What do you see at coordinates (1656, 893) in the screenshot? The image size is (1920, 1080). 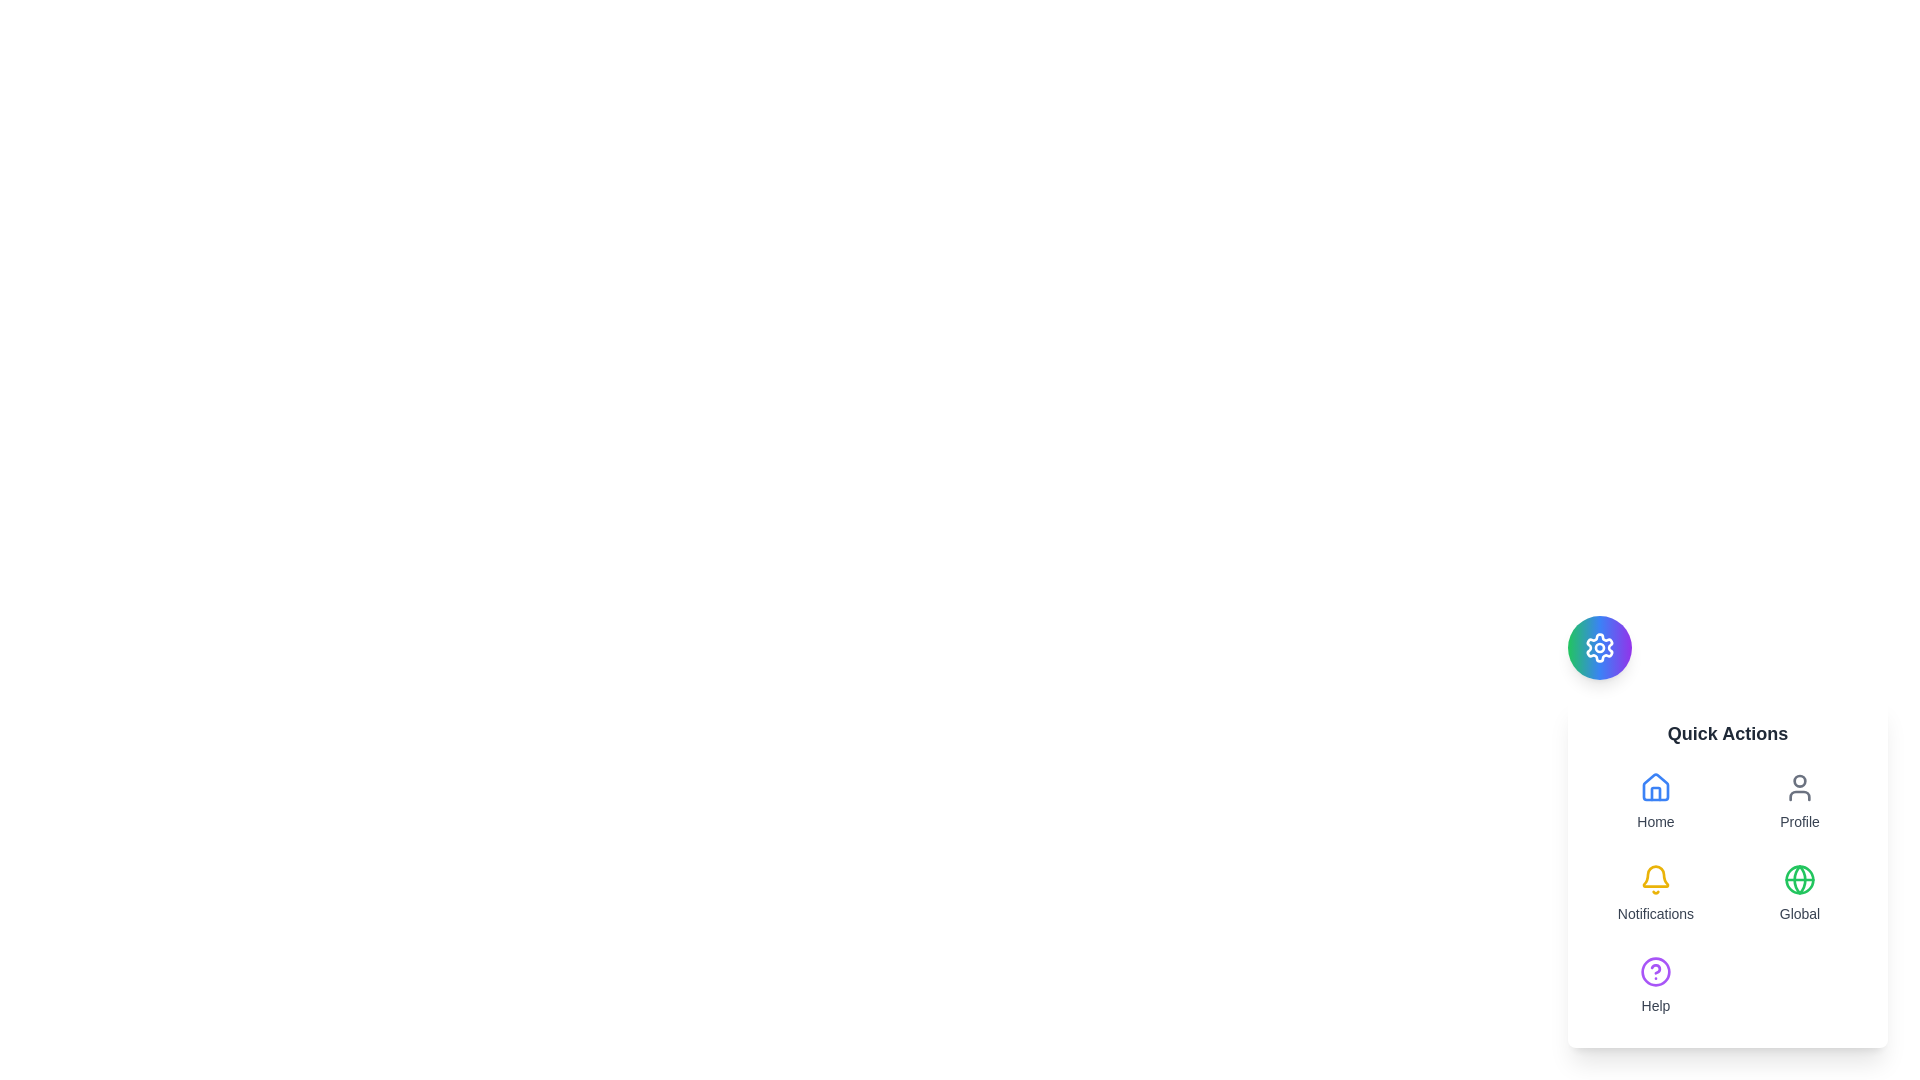 I see `the 'Notifications' button, which features a yellow bell icon and a small gray text label` at bounding box center [1656, 893].